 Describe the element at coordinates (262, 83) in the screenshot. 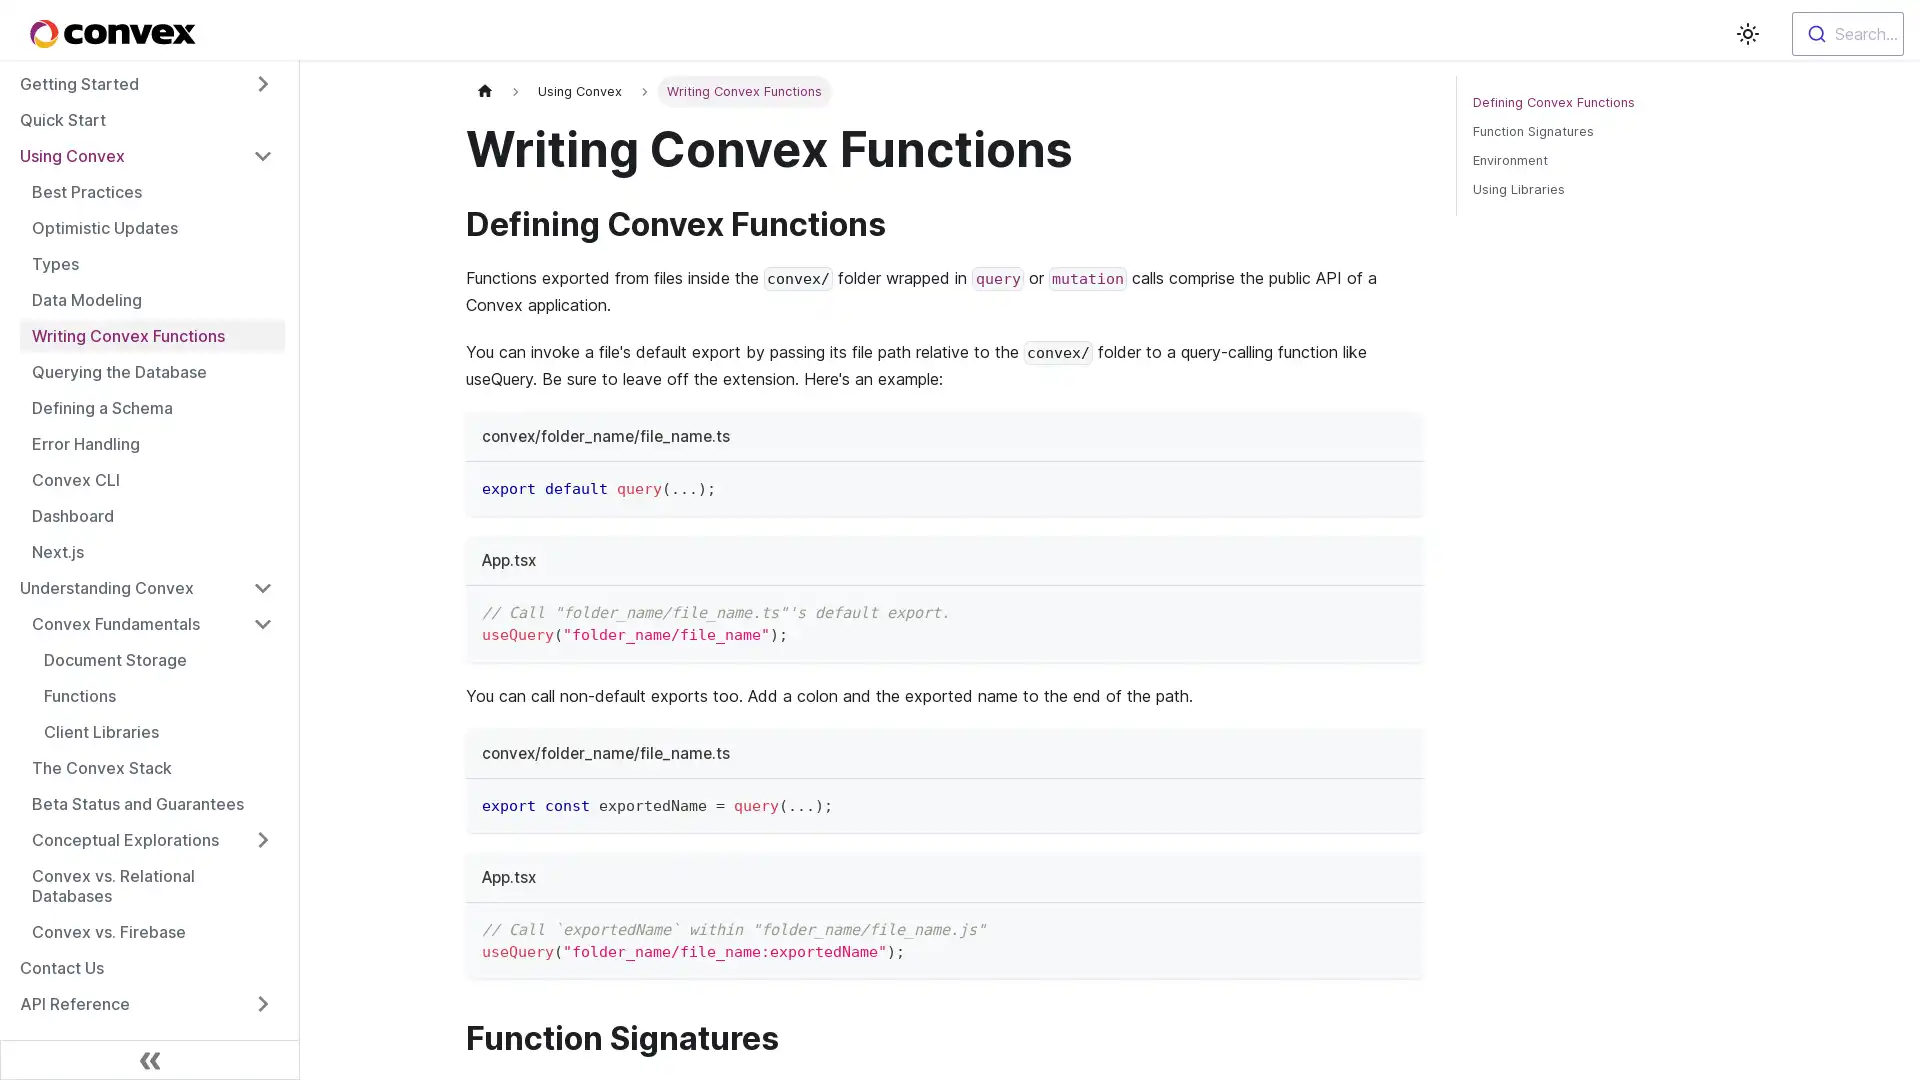

I see `Toggle the collapsible sidebar category 'Getting Started'` at that location.